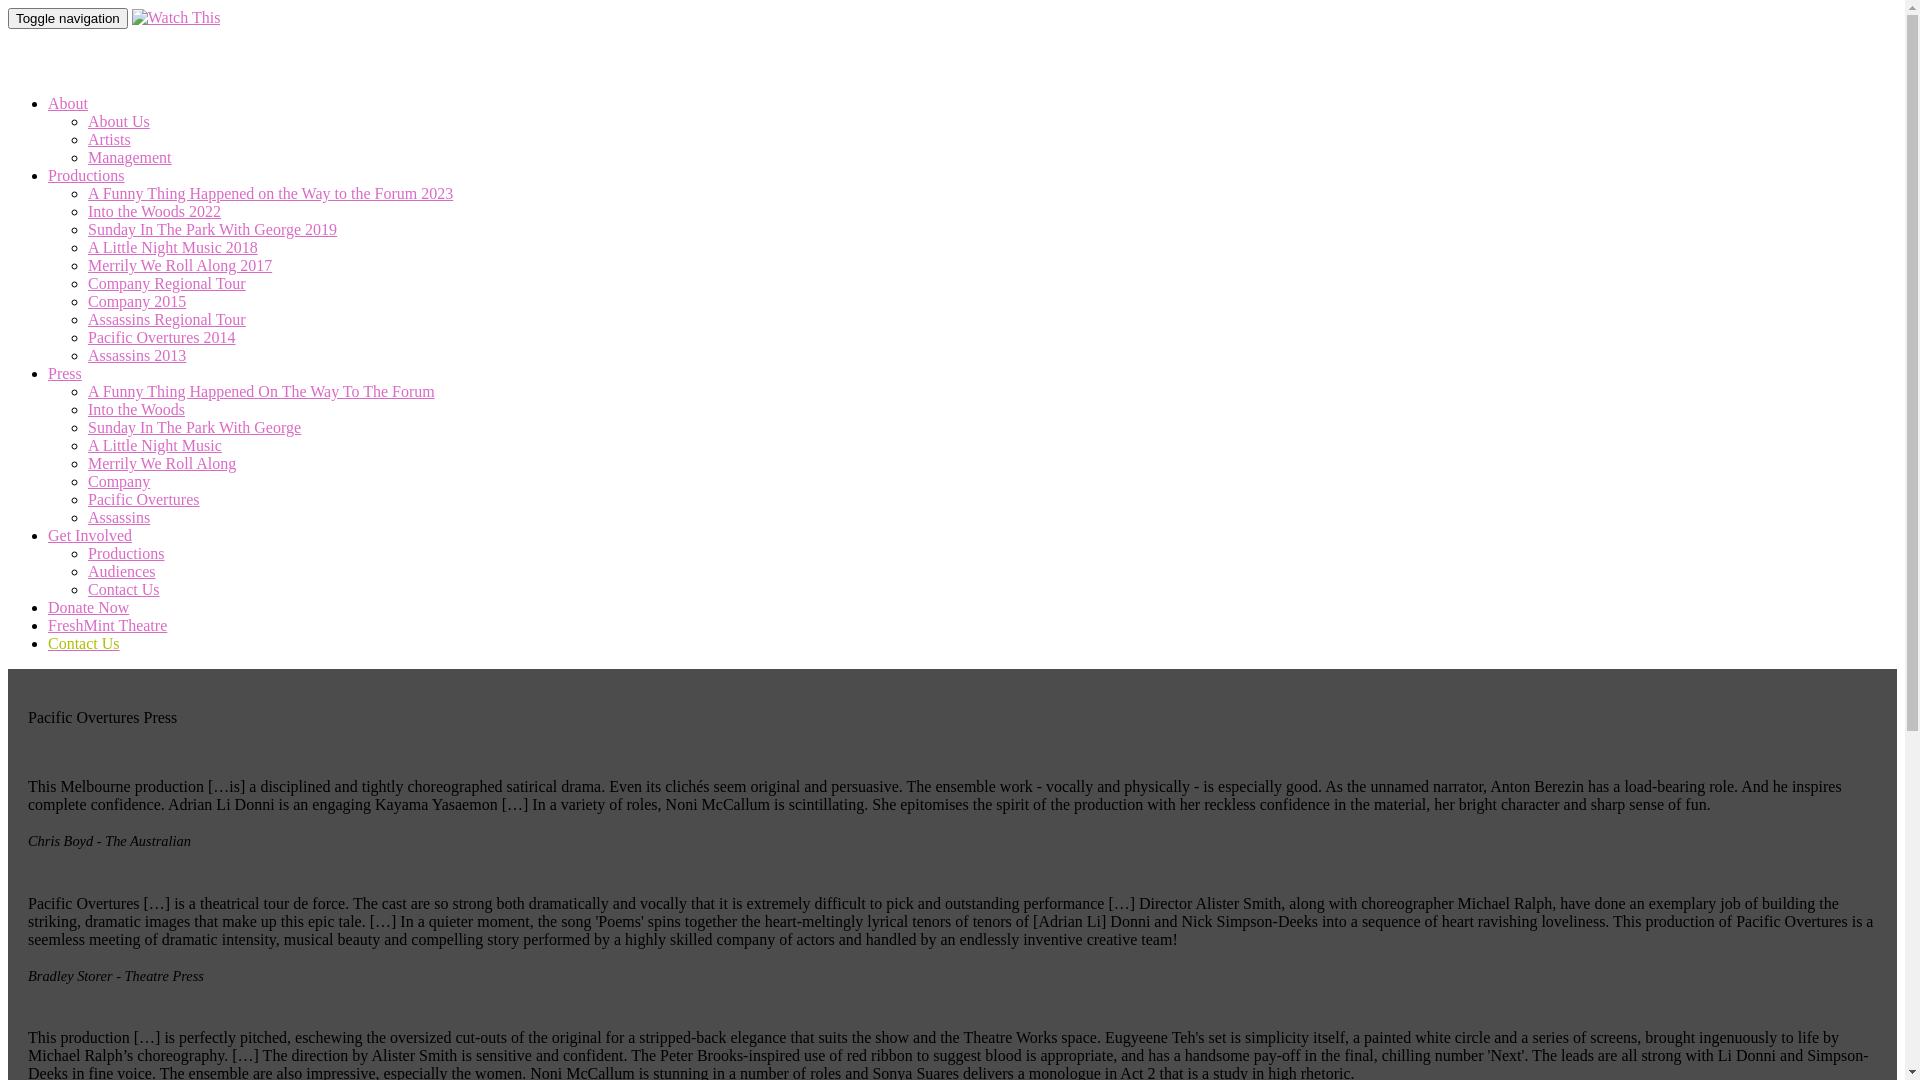 The width and height of the screenshot is (1920, 1080). What do you see at coordinates (67, 18) in the screenshot?
I see `'Toggle navigation'` at bounding box center [67, 18].